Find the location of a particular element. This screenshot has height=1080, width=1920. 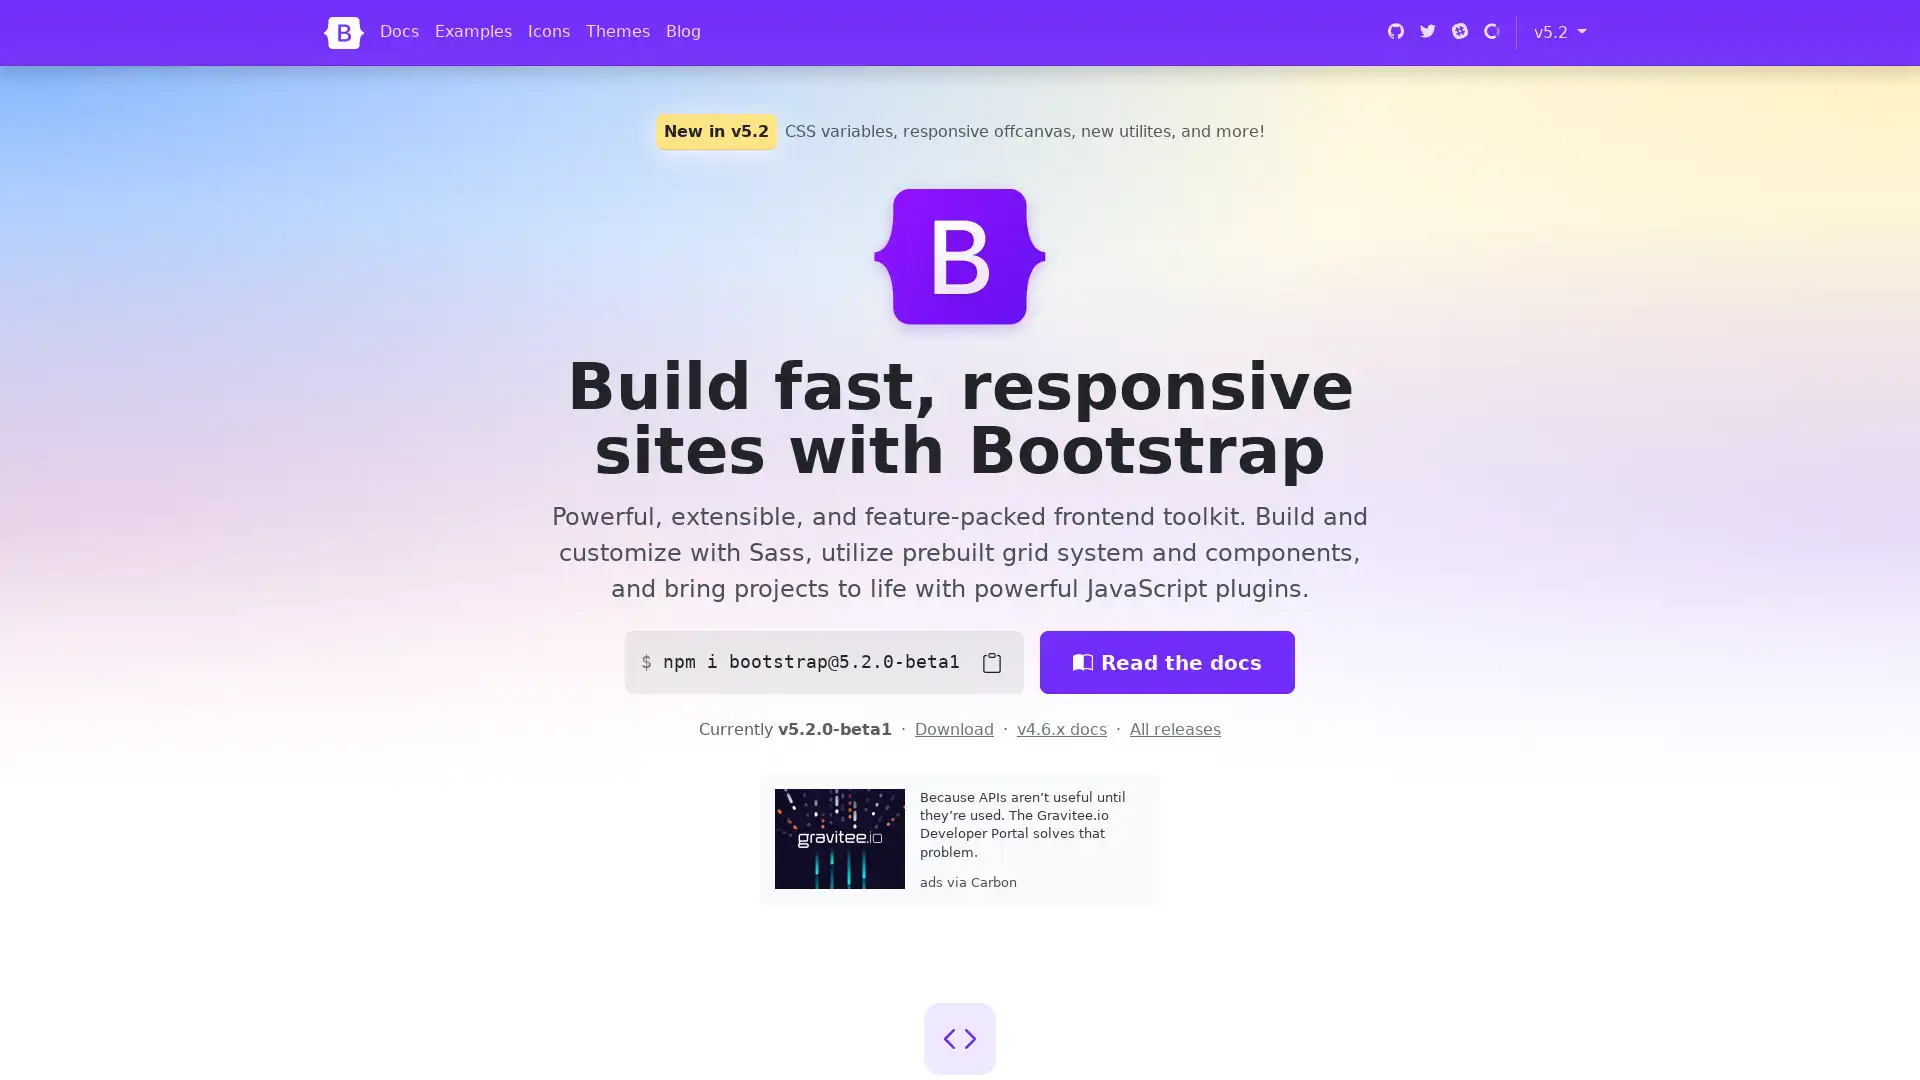

v5.2 is located at coordinates (1559, 33).